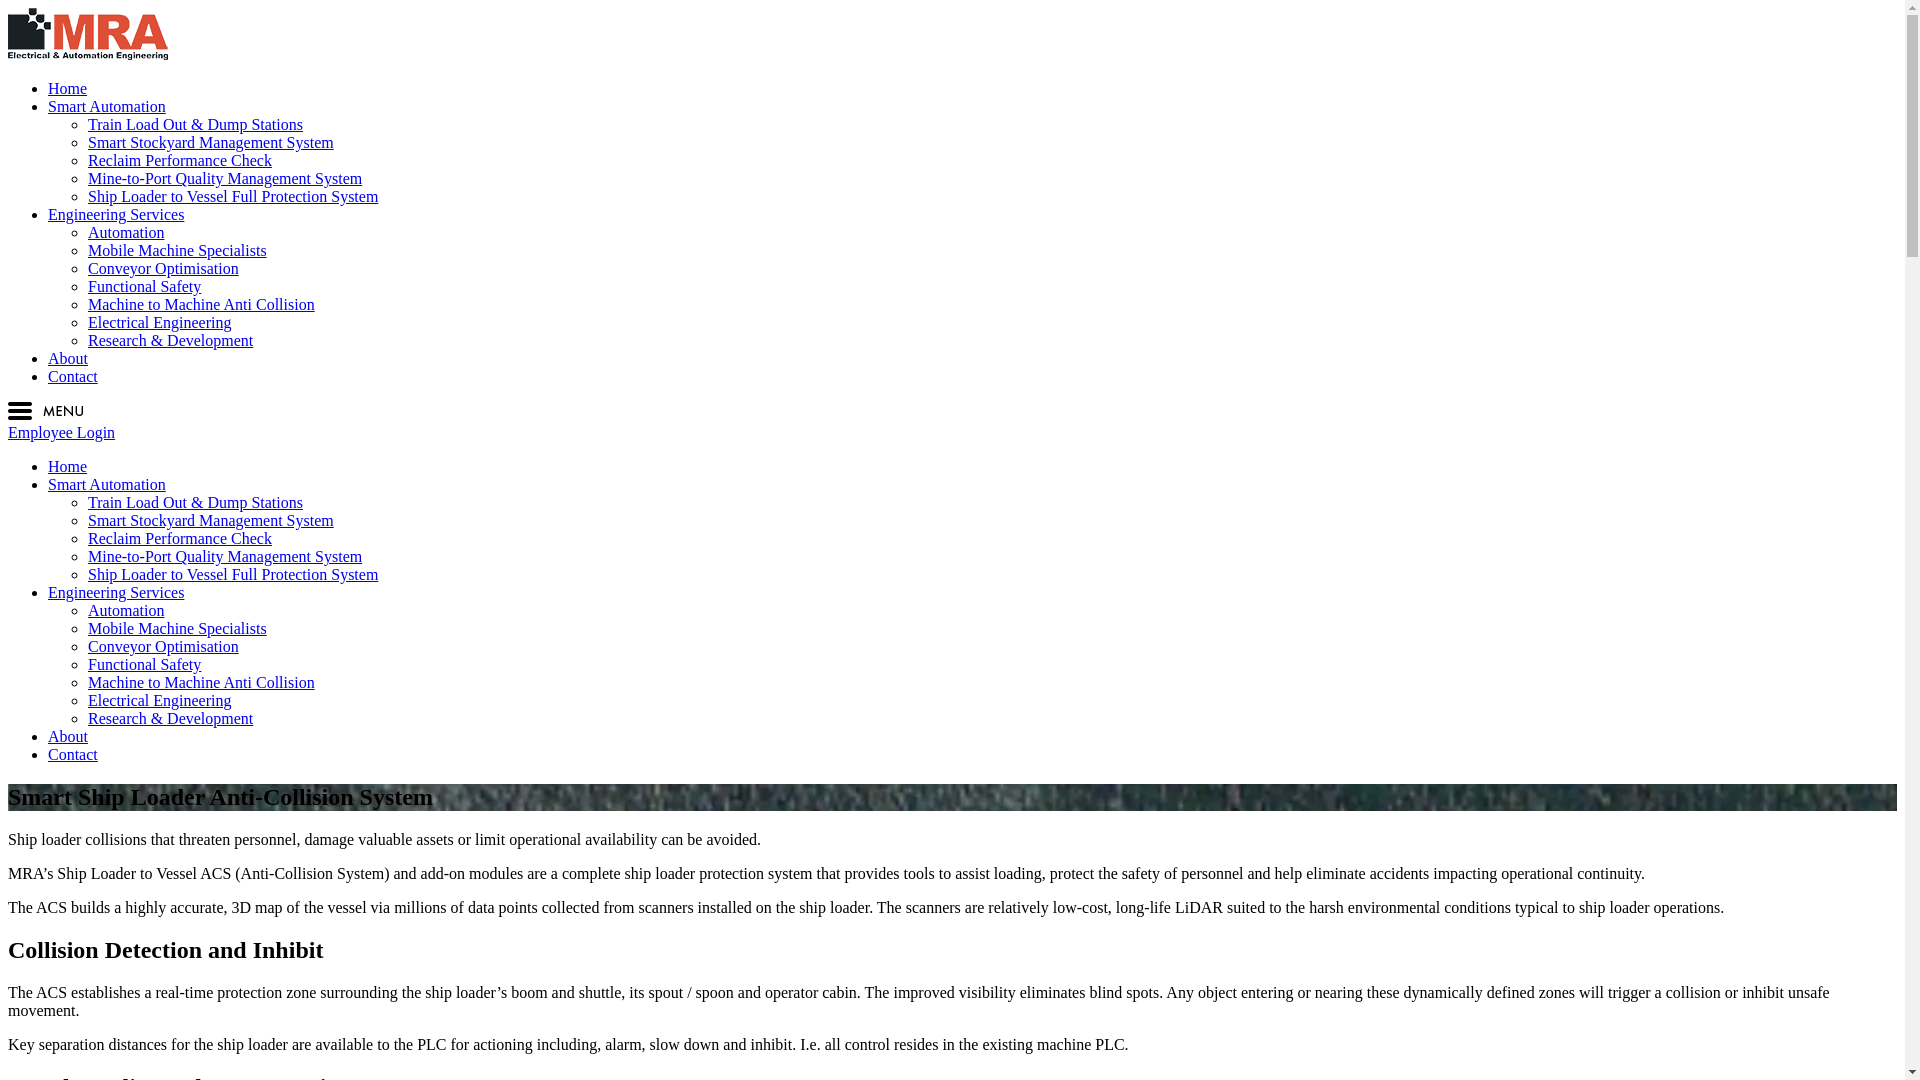  What do you see at coordinates (61, 431) in the screenshot?
I see `'Employee Login'` at bounding box center [61, 431].